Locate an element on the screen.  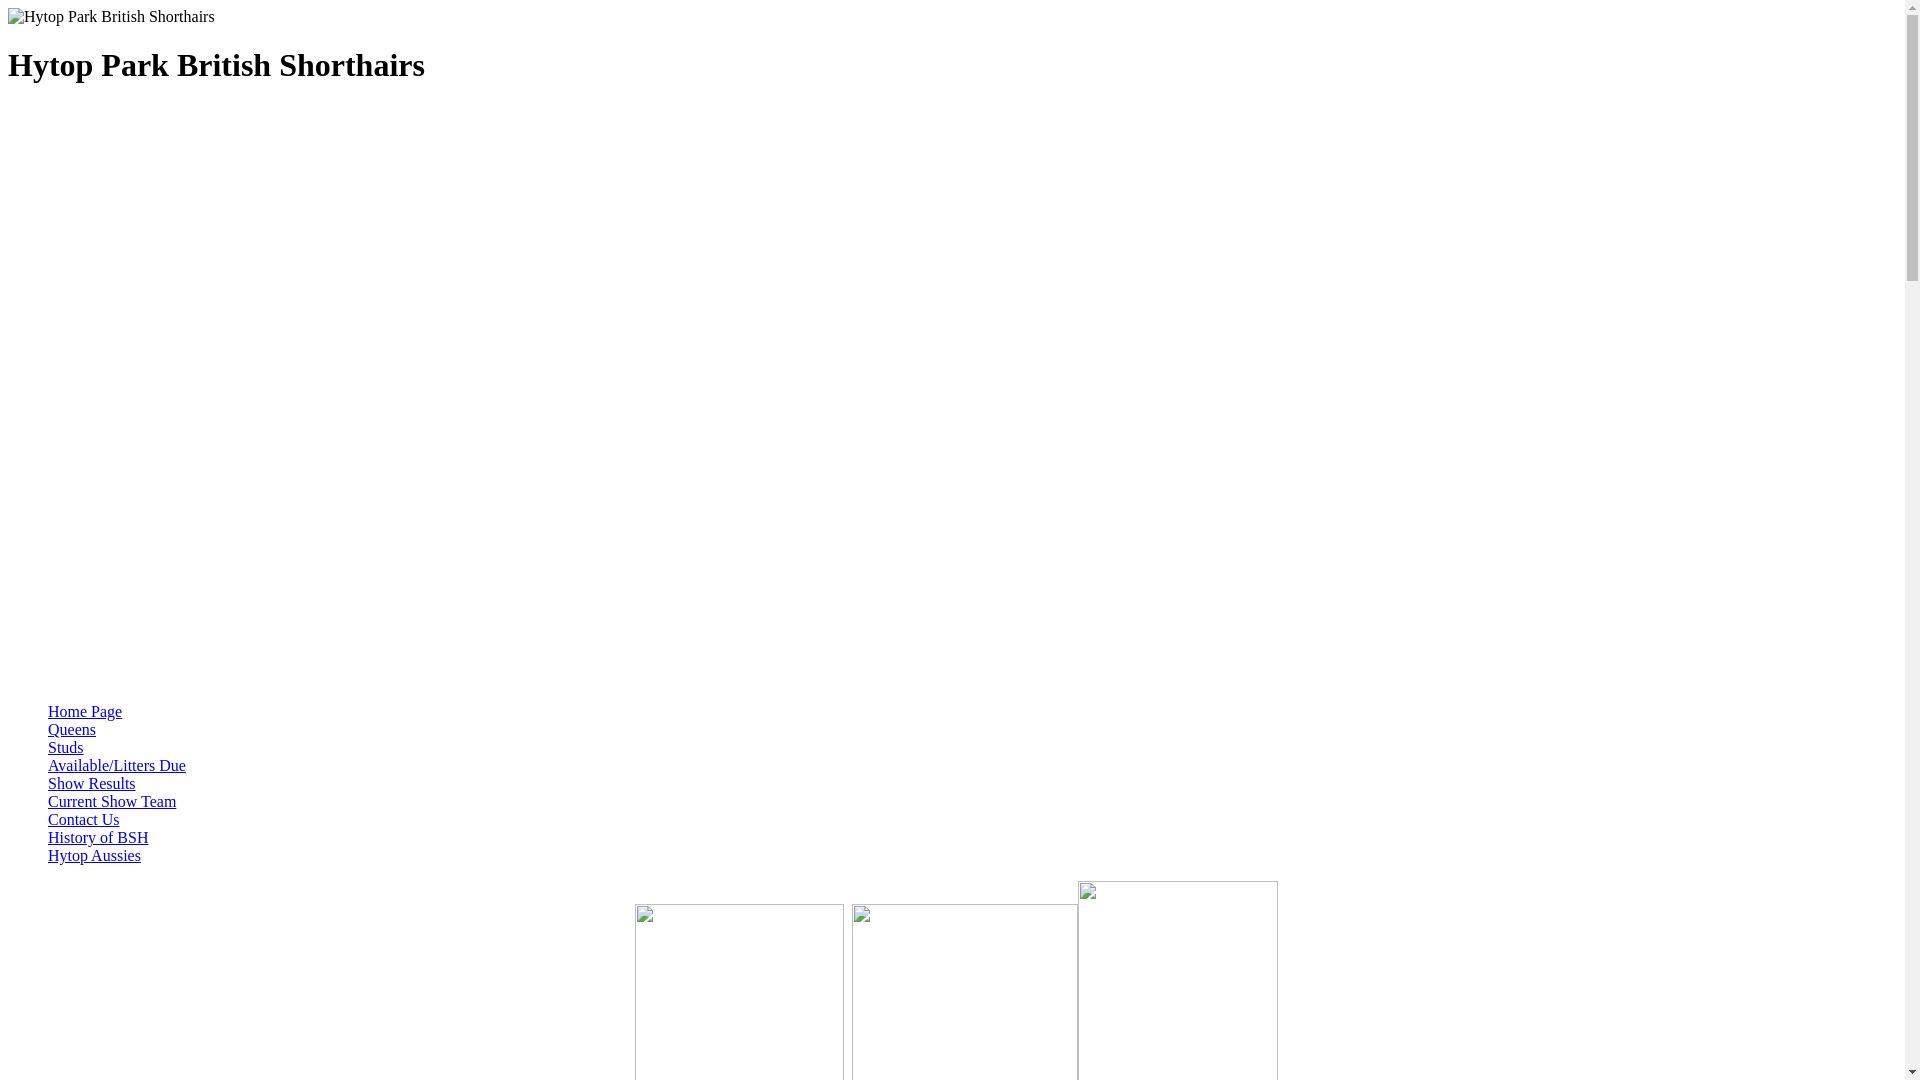
'Available/Litters Due' is located at coordinates (115, 765).